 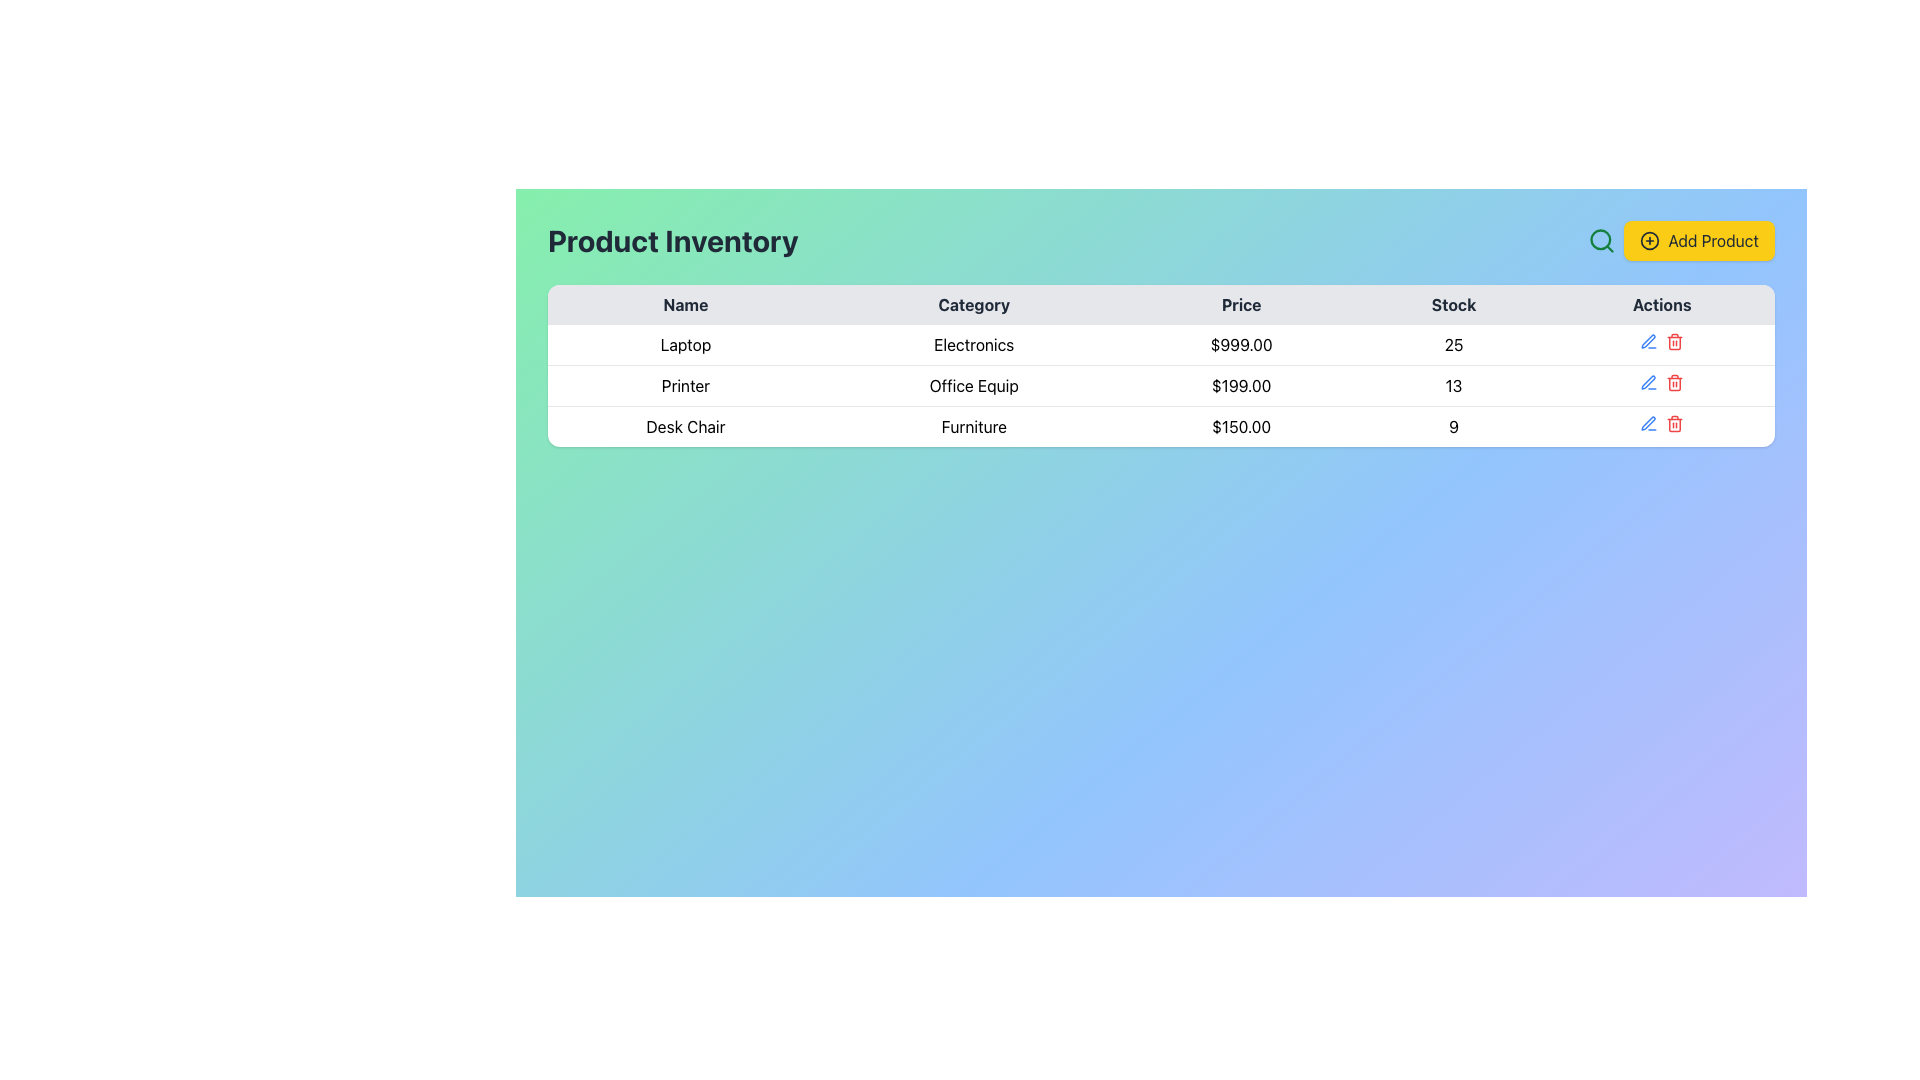 What do you see at coordinates (1675, 341) in the screenshot?
I see `the delete icon button located in the action column of the first row of the product inventory table` at bounding box center [1675, 341].